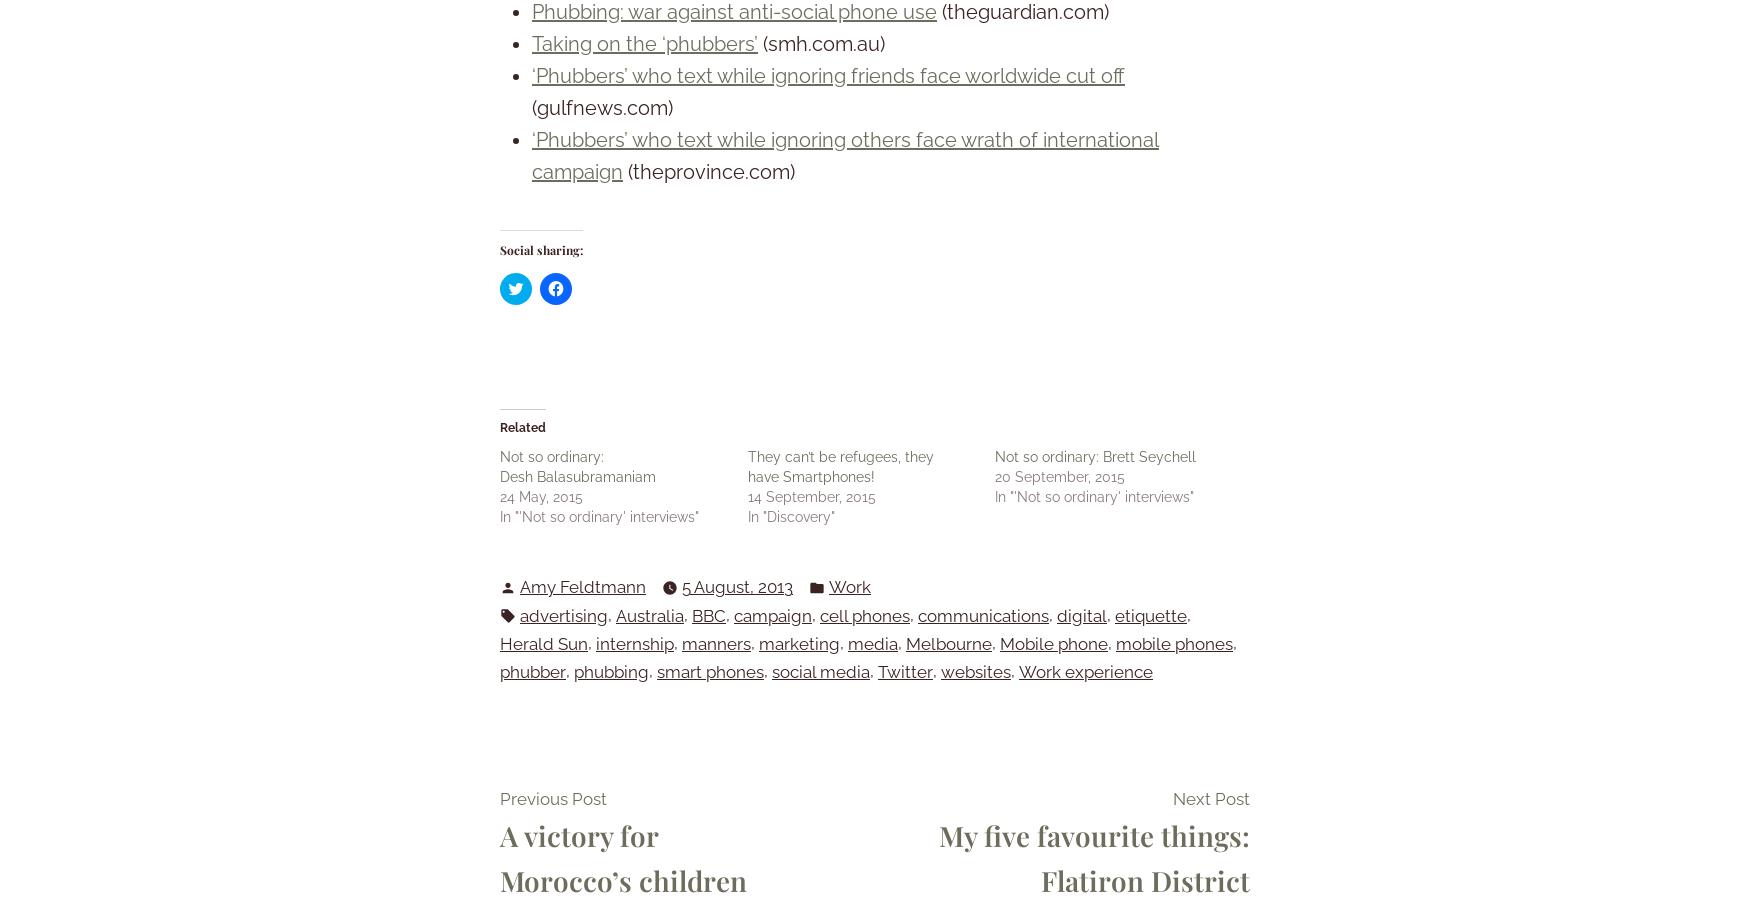  Describe the element at coordinates (716, 641) in the screenshot. I see `'manners'` at that location.